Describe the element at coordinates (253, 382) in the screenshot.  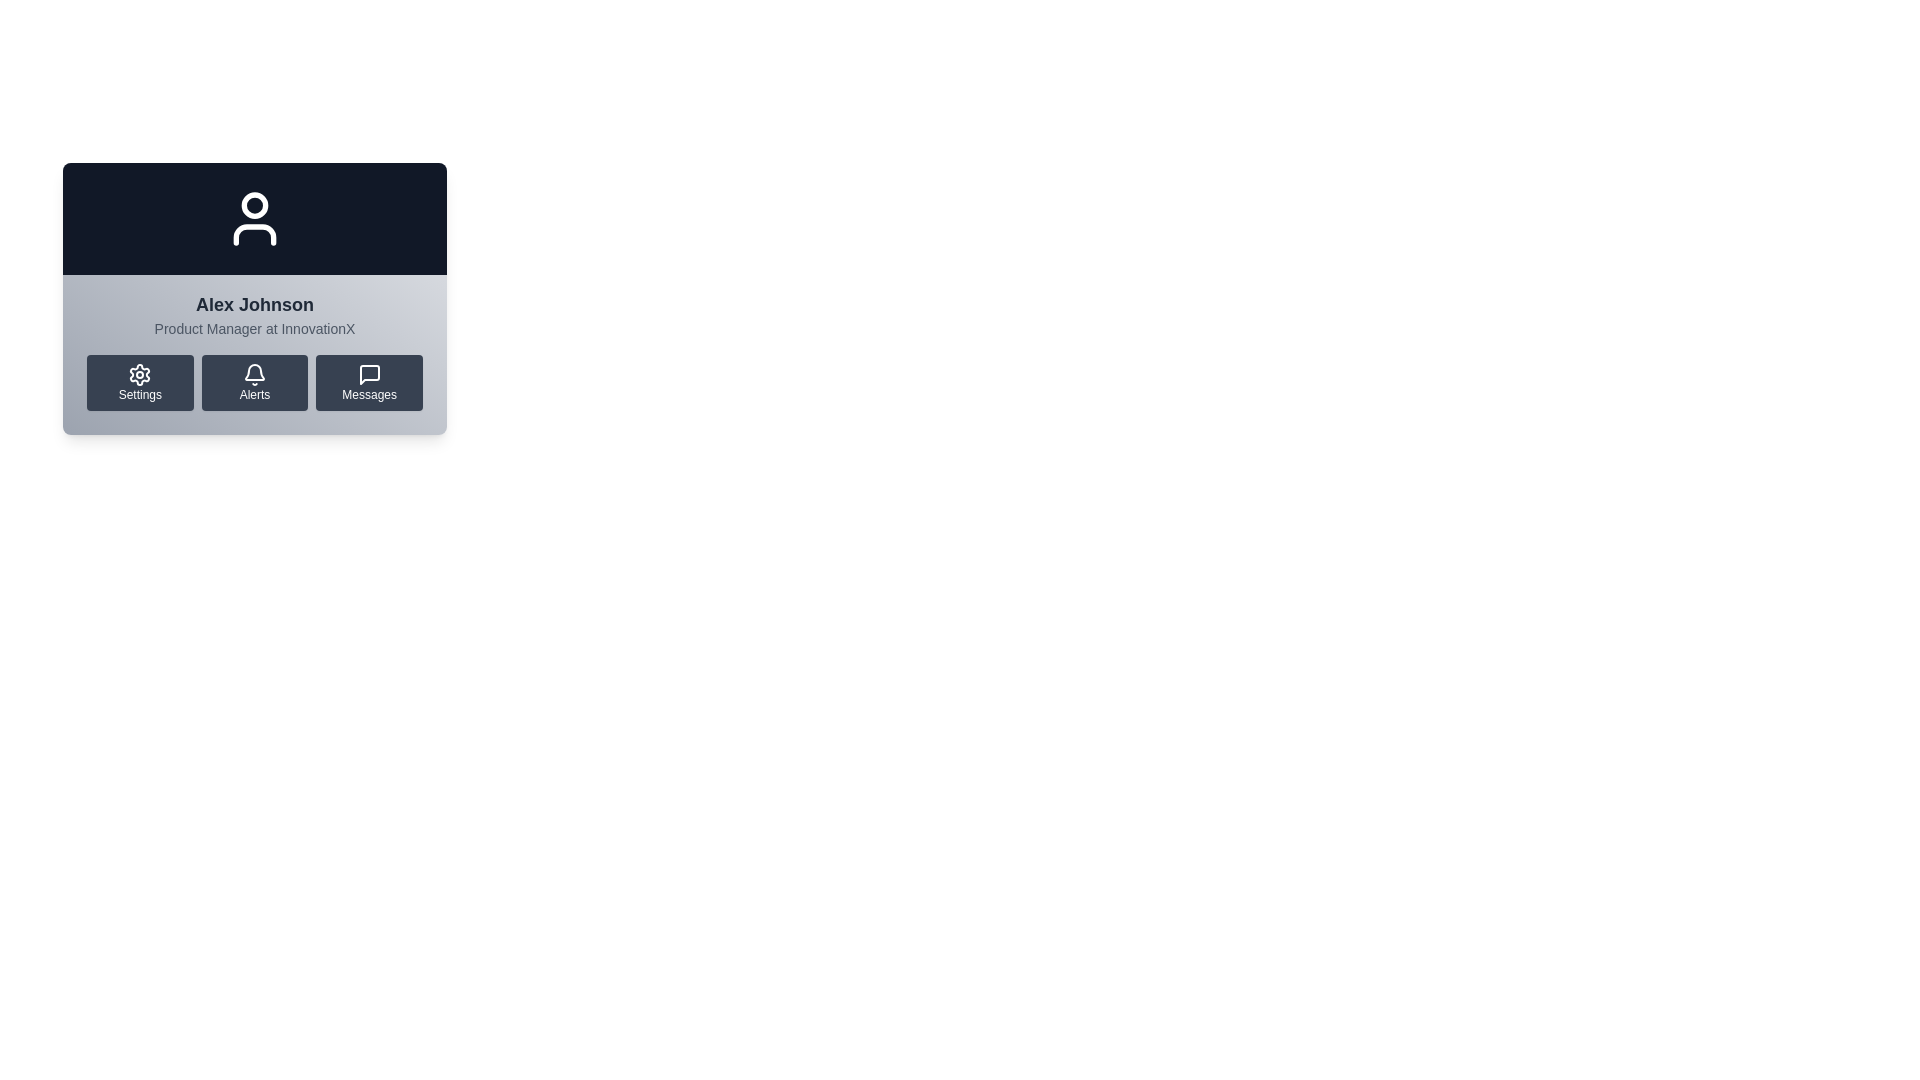
I see `the second button in the group of three at the bottom of the card interface` at that location.